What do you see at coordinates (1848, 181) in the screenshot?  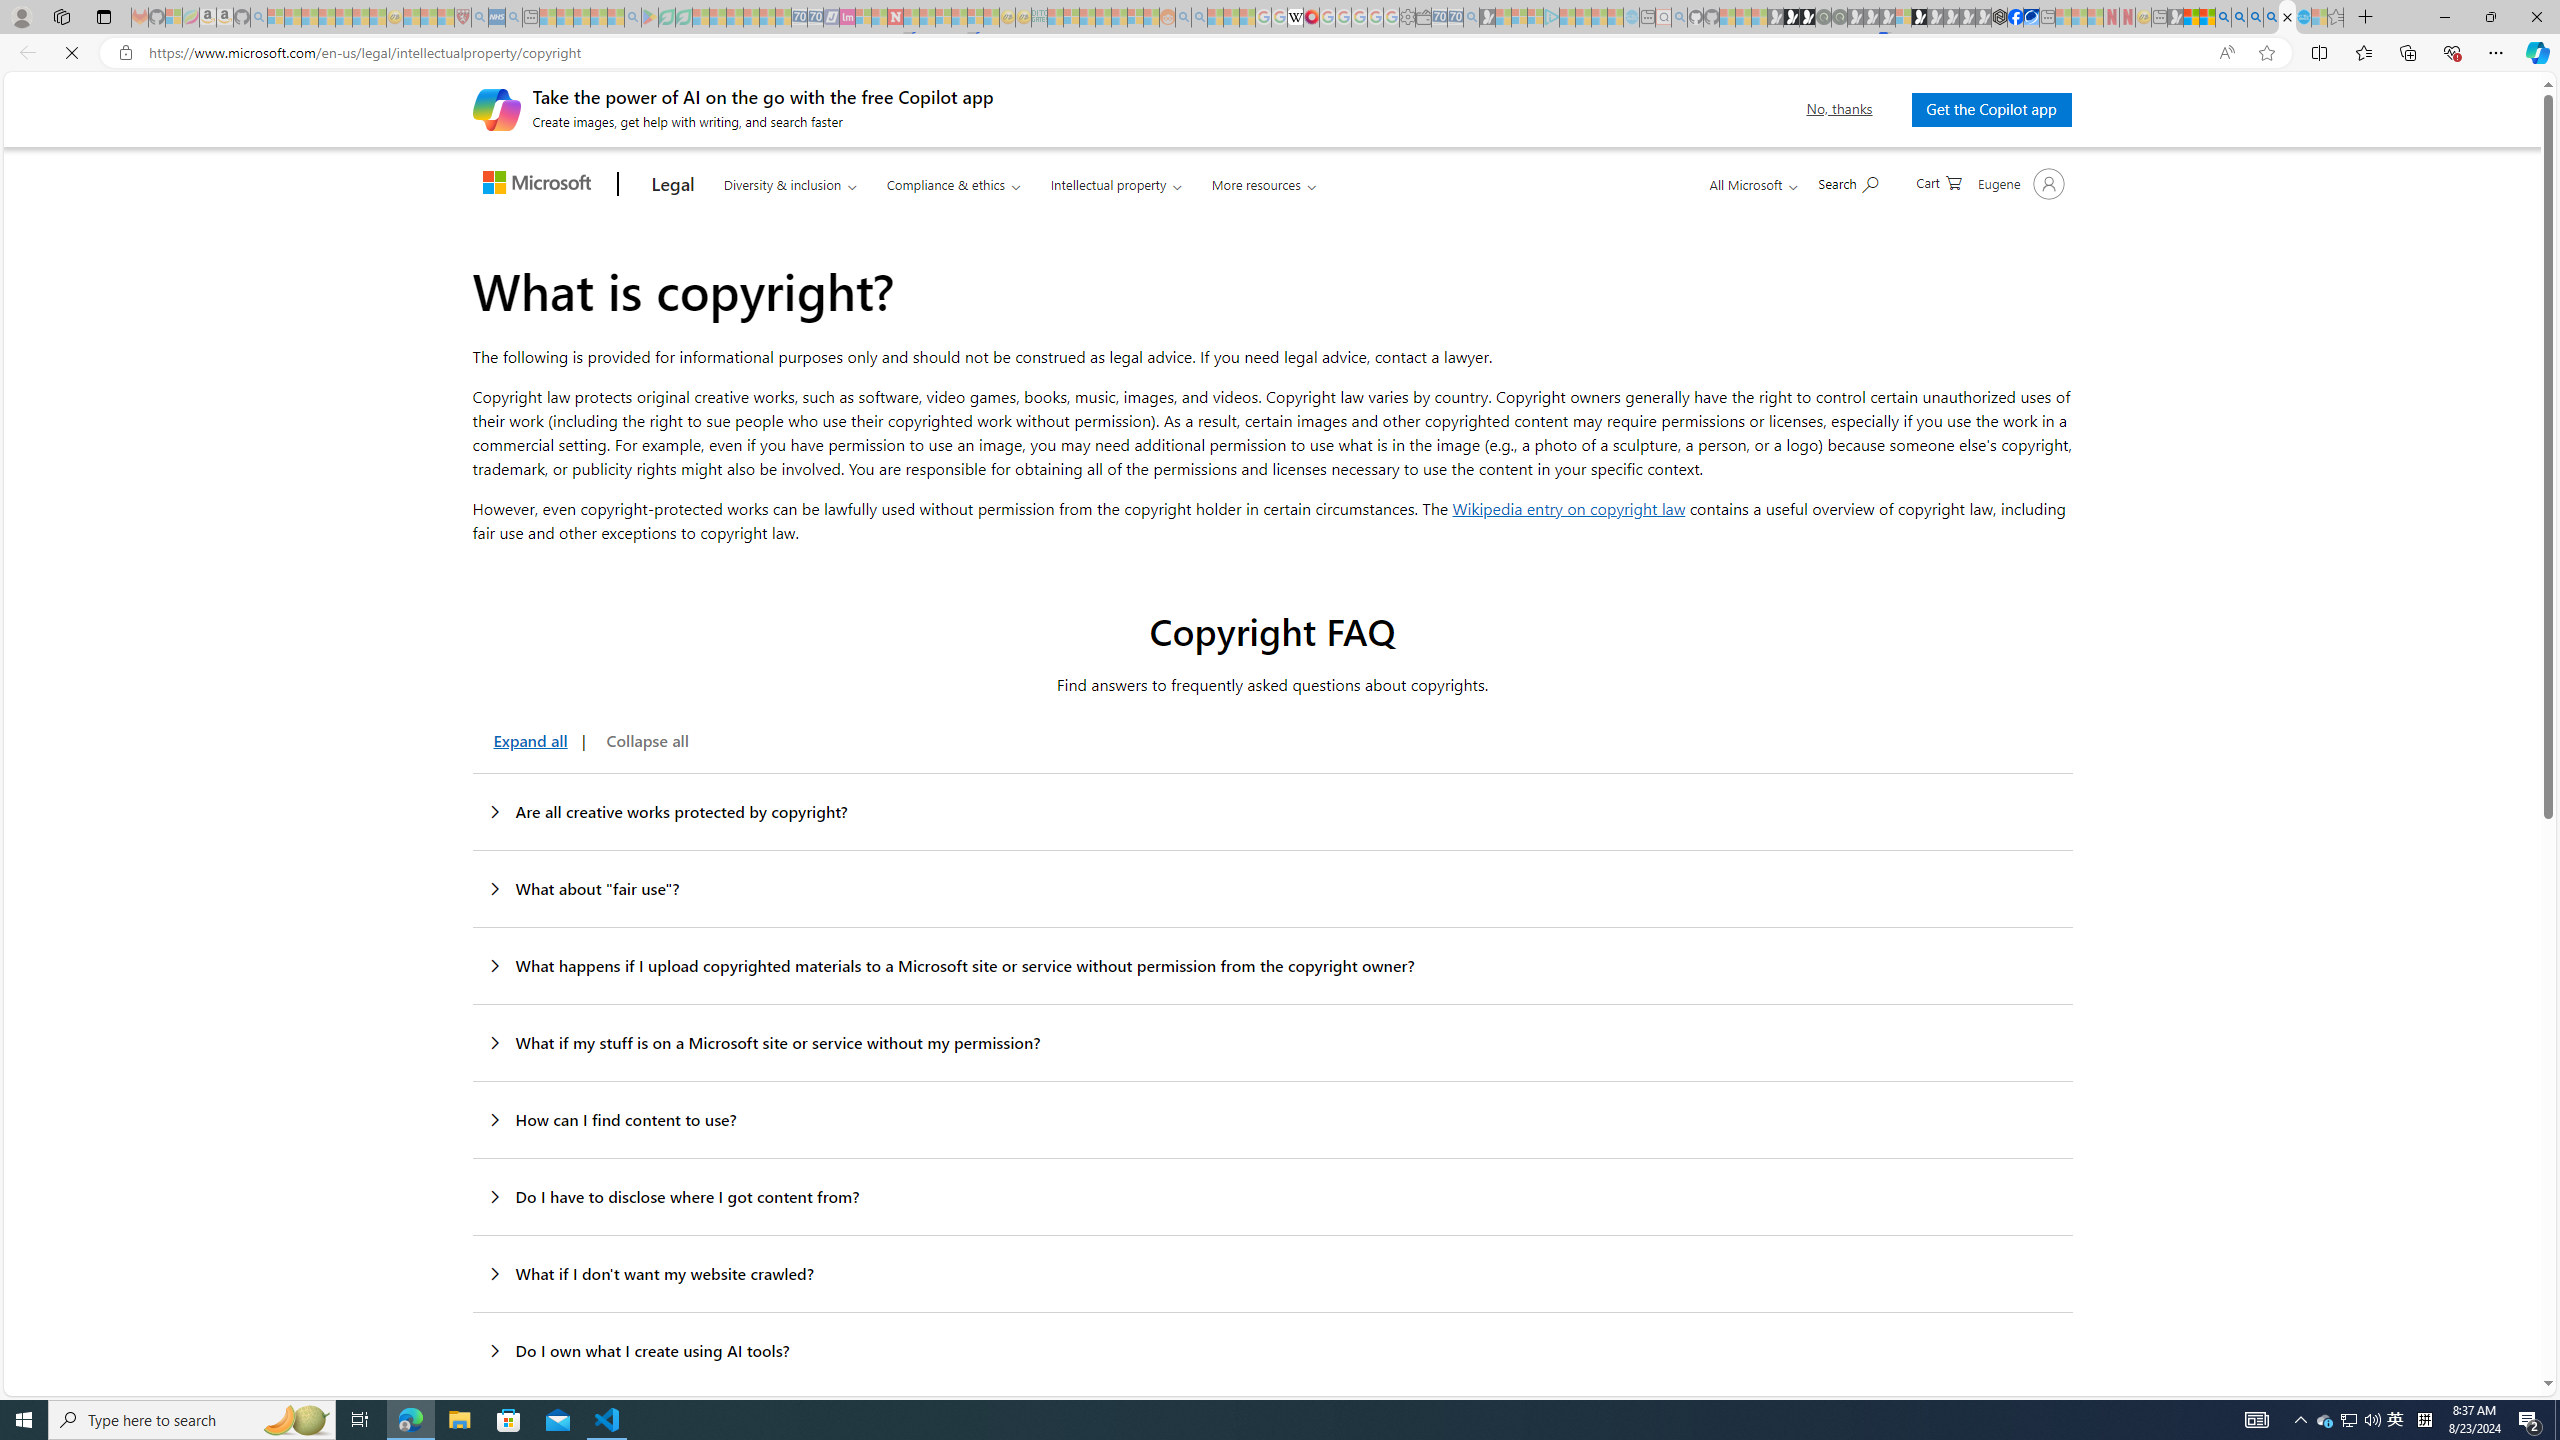 I see `'Search Microsoft Legal Resources'` at bounding box center [1848, 181].